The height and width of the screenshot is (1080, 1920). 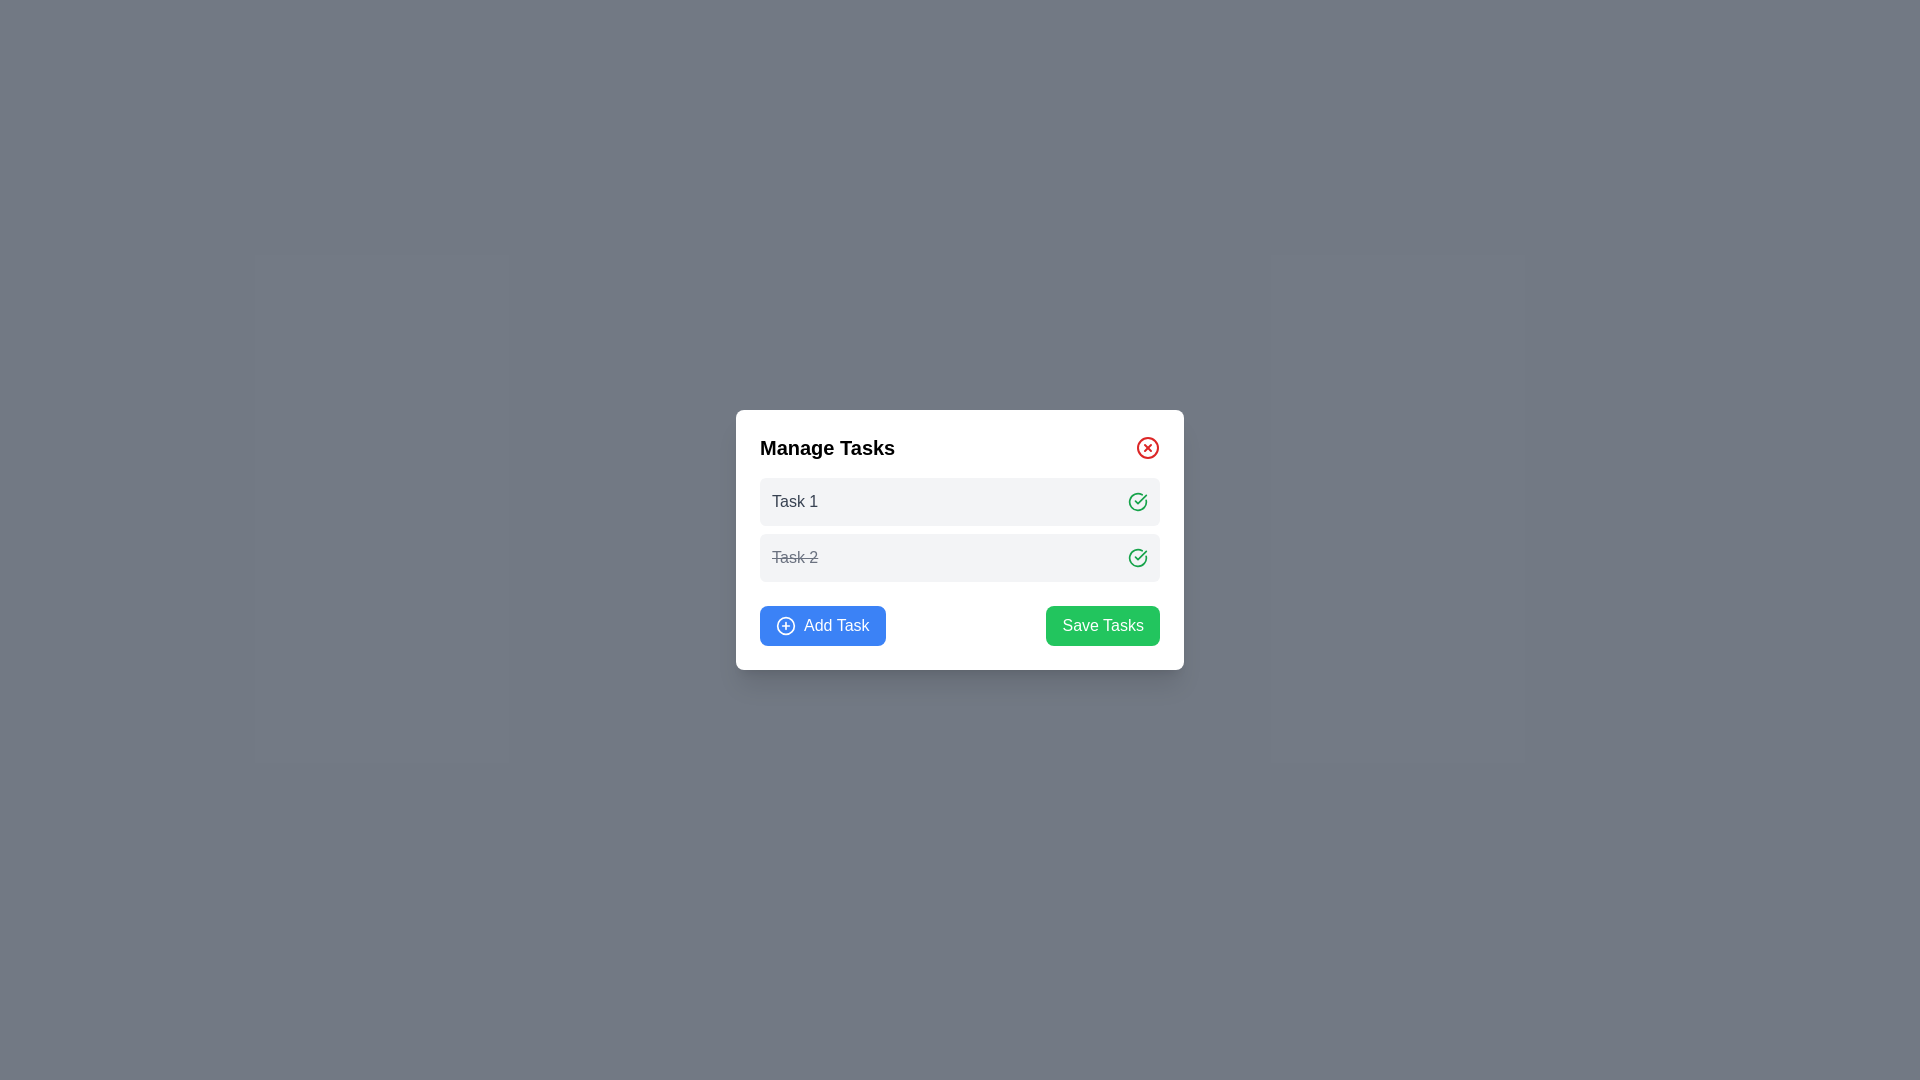 I want to click on the tasks section of the task management modal dialog to mark tasks as done, so click(x=960, y=540).